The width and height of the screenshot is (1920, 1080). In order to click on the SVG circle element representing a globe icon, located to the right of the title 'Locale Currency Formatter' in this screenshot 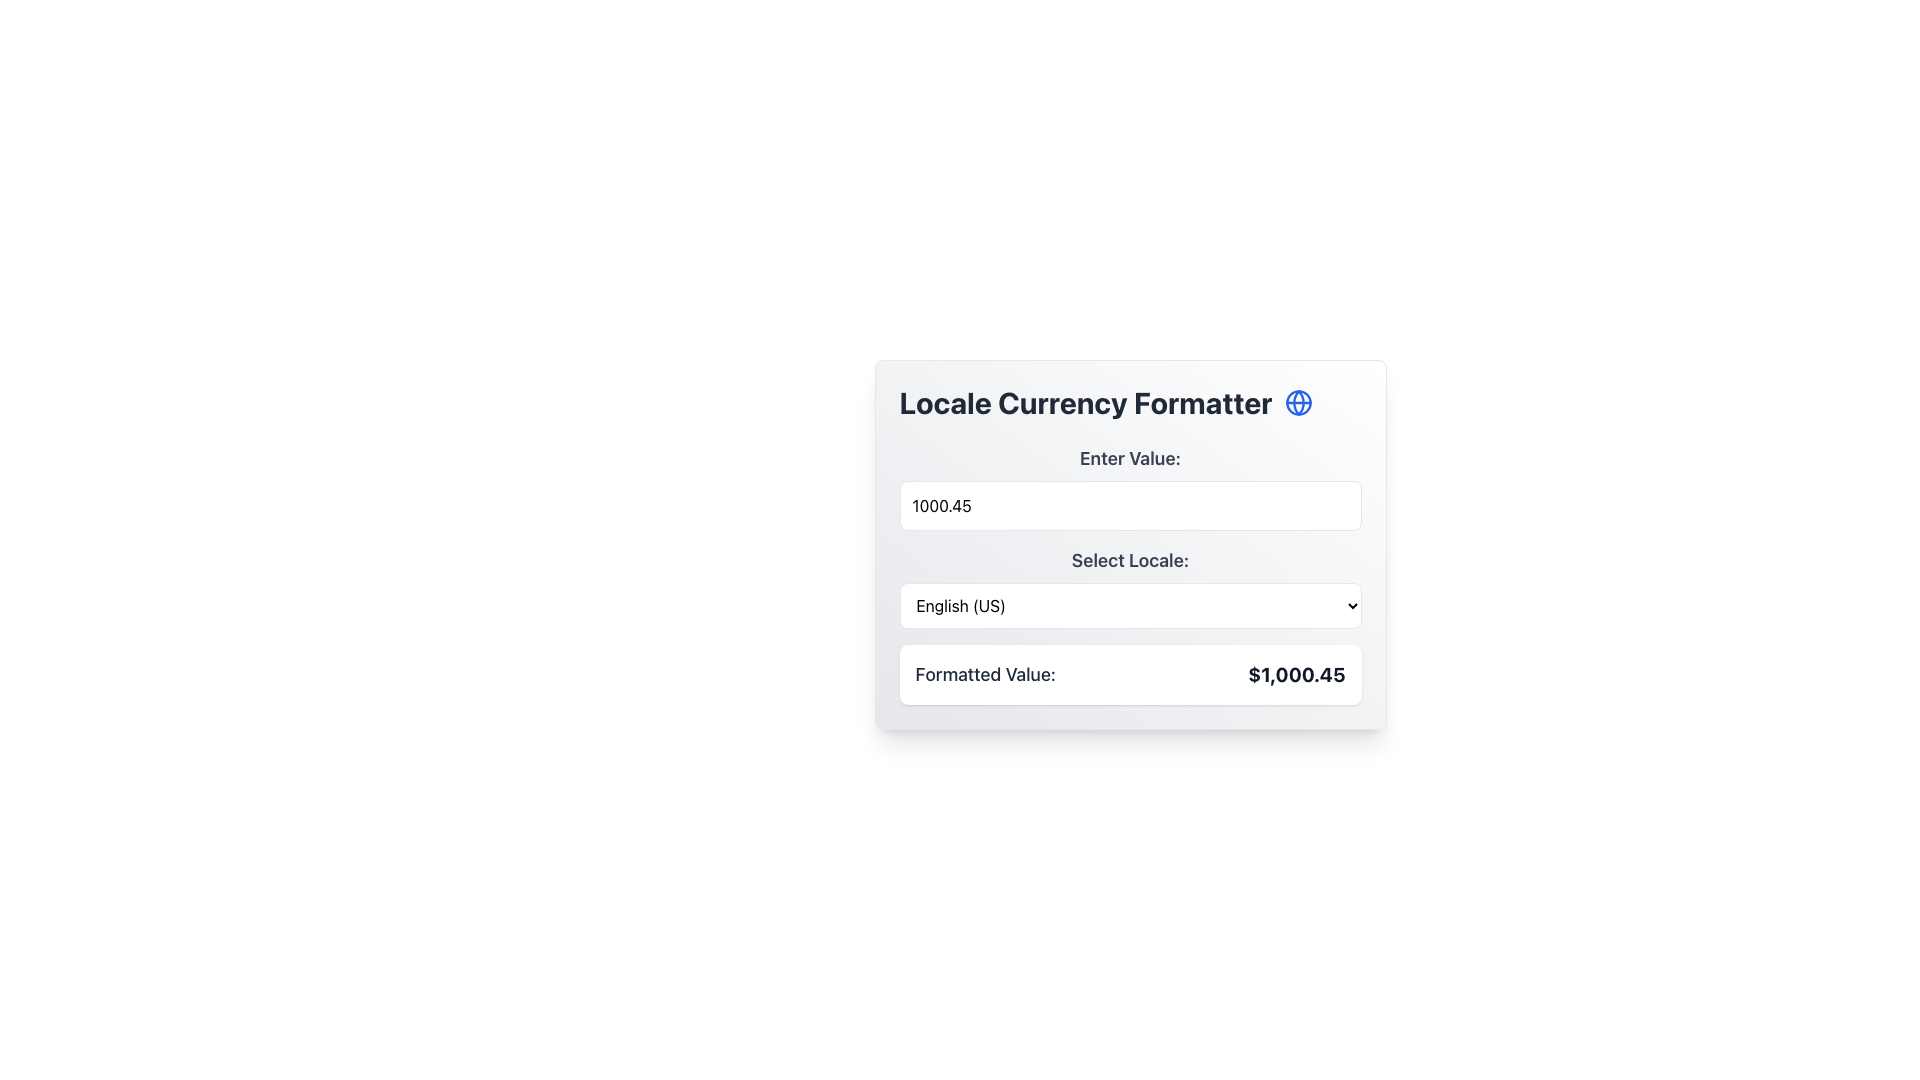, I will do `click(1298, 402)`.